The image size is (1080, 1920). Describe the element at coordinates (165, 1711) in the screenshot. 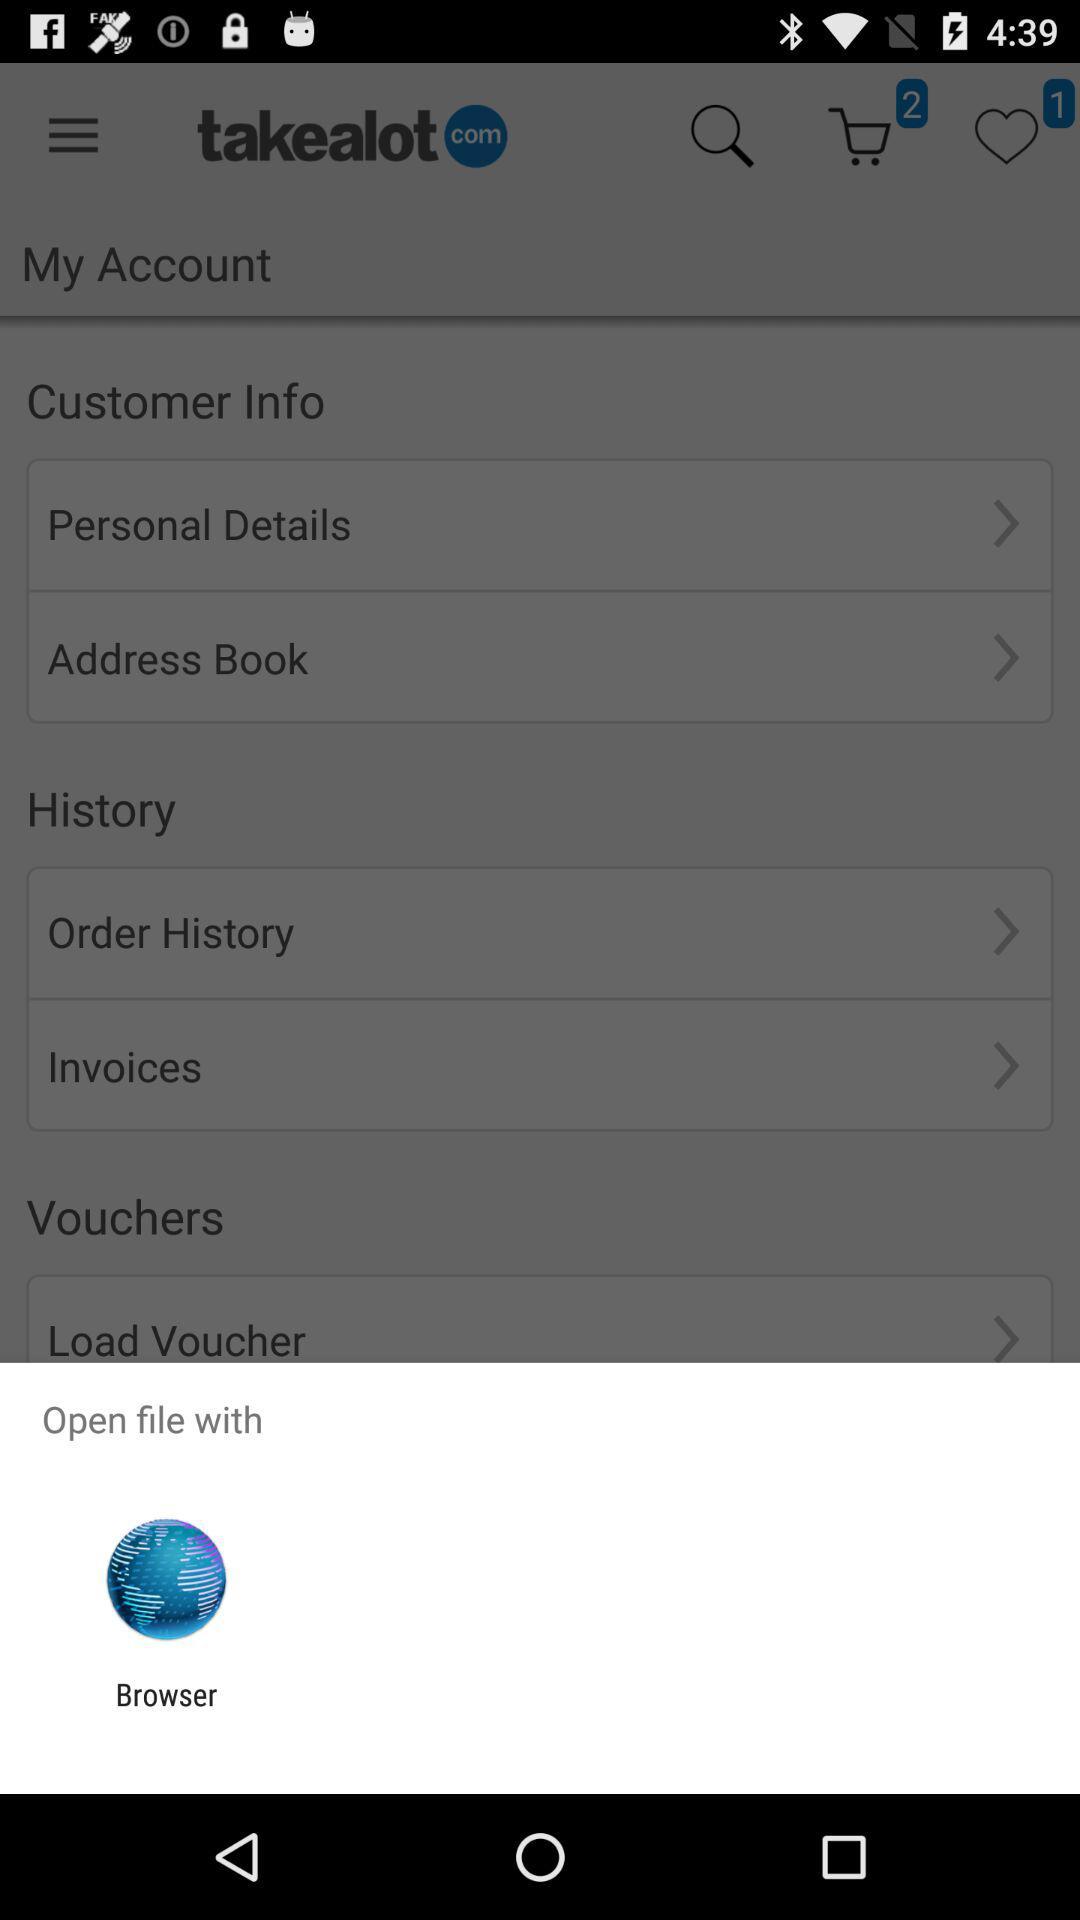

I see `browser` at that location.